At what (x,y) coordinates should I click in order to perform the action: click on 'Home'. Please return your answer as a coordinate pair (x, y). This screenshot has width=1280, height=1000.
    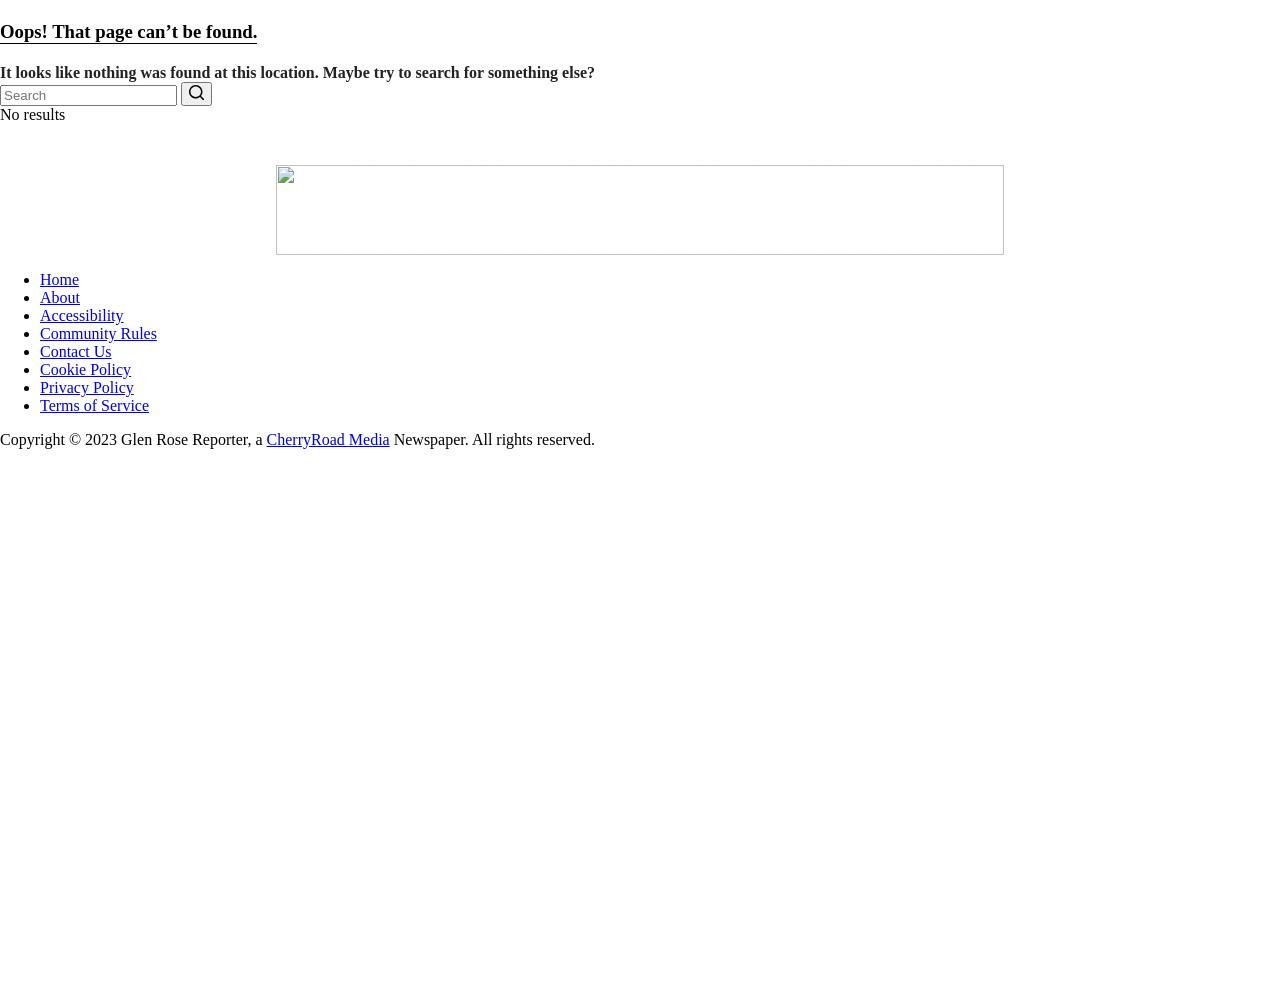
    Looking at the image, I should click on (59, 278).